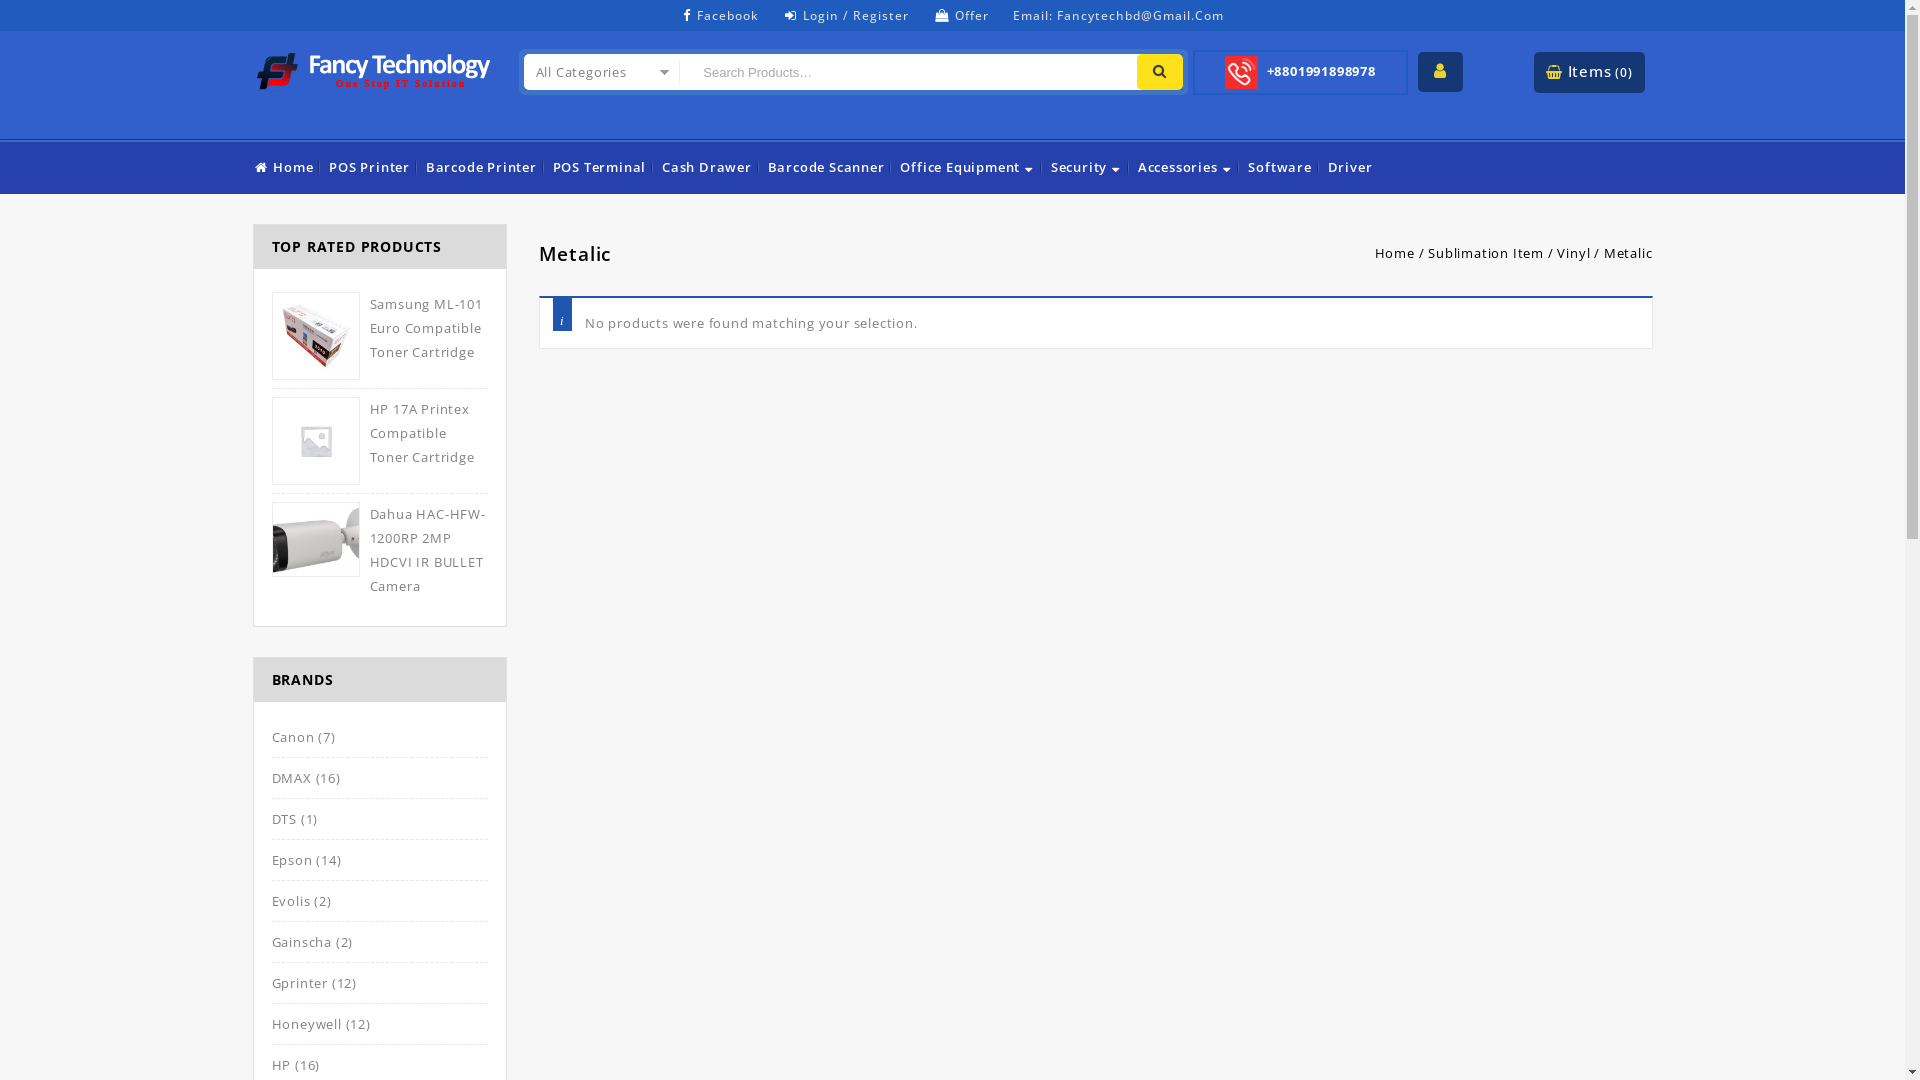 Image resolution: width=1920 pixels, height=1080 pixels. Describe the element at coordinates (379, 550) in the screenshot. I see `'Dahua HAC-HFW-1200RP 2MP HDCVI IR BULLET Camera'` at that location.